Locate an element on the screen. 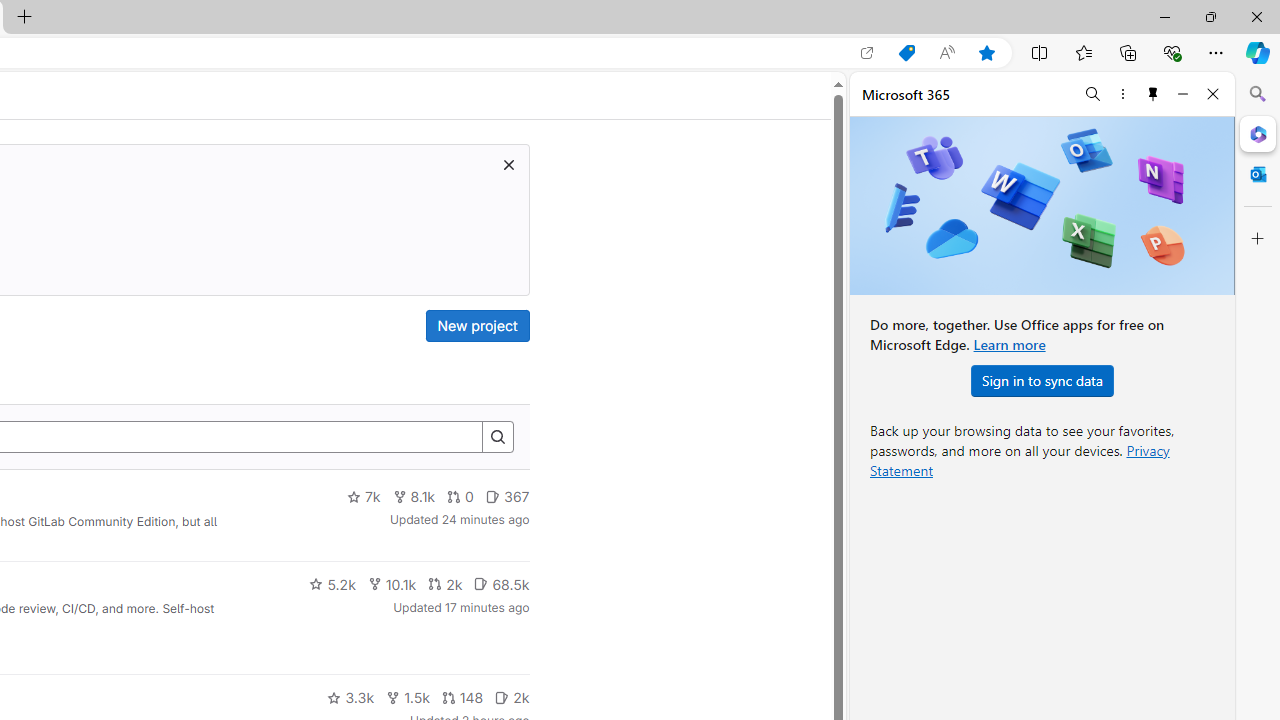  '148' is located at coordinates (461, 697).